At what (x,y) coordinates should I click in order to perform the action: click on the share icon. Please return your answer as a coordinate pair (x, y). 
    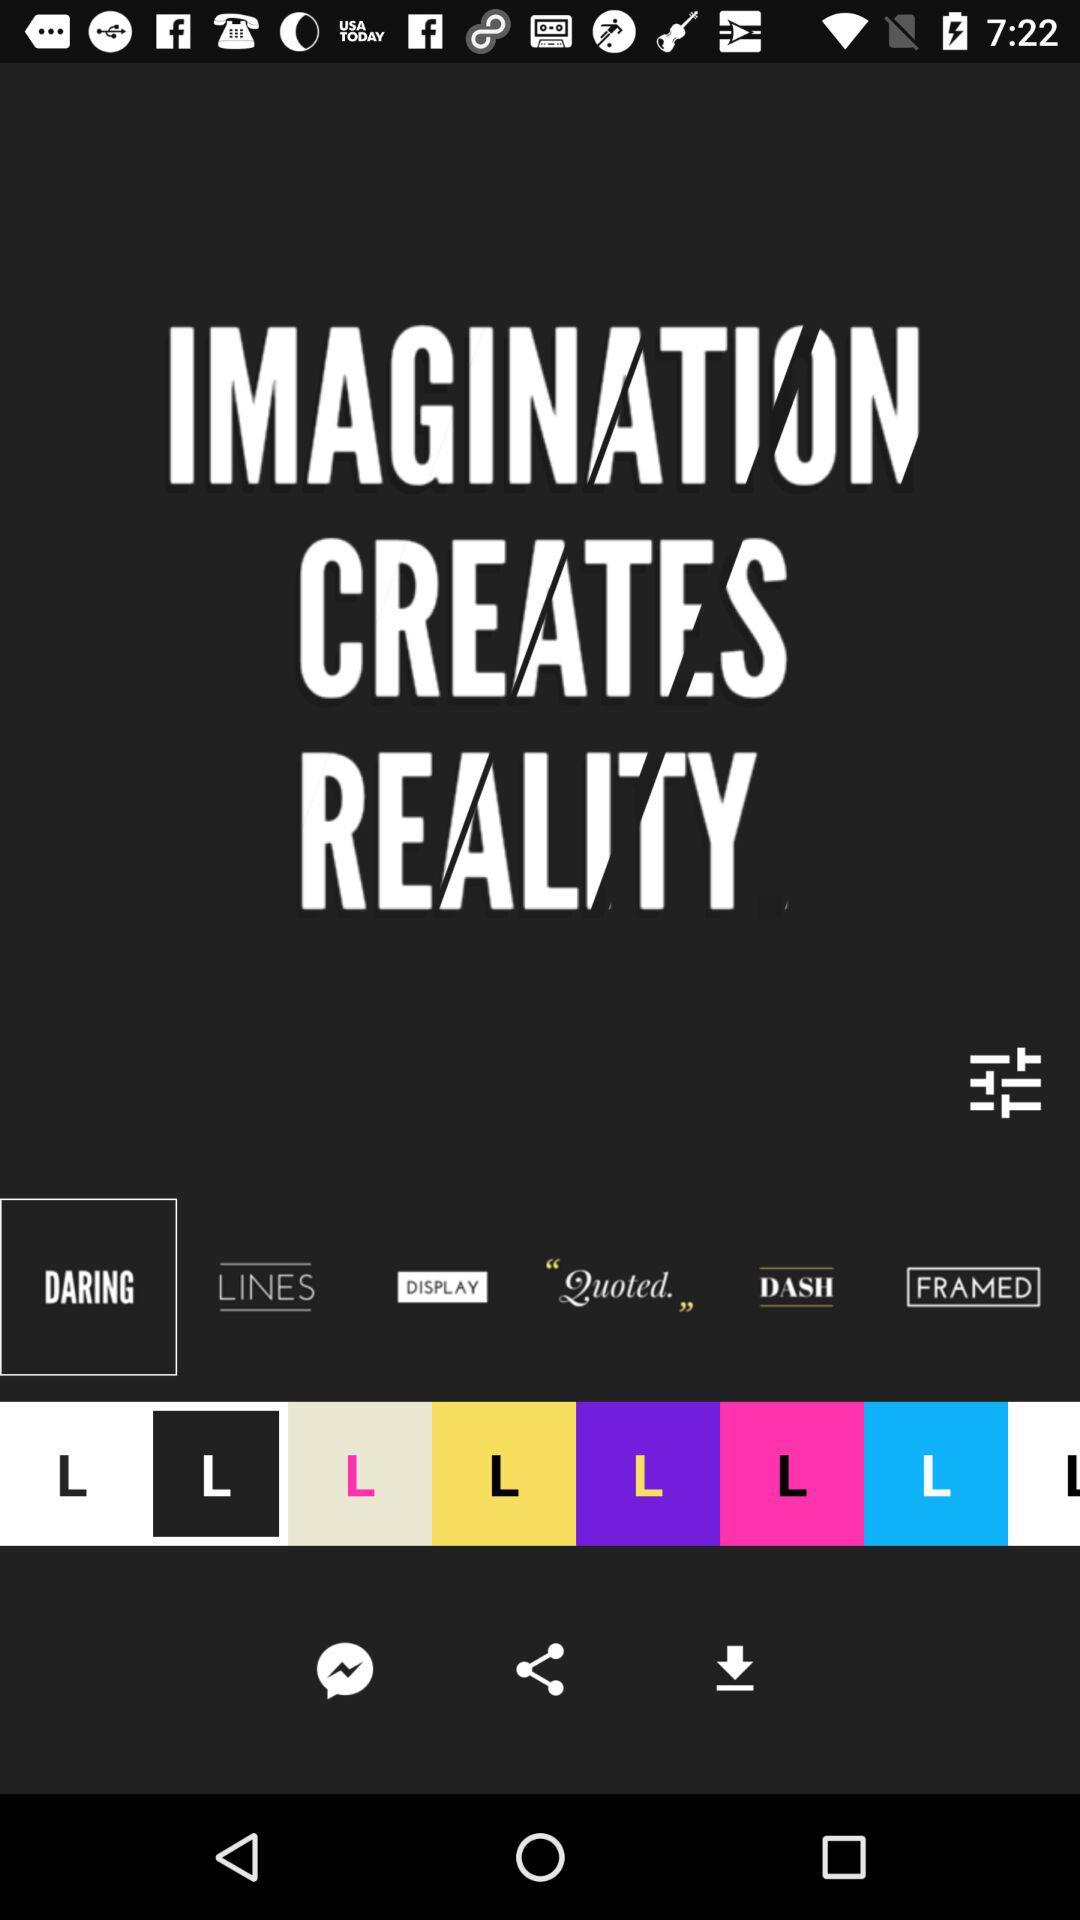
    Looking at the image, I should click on (540, 1669).